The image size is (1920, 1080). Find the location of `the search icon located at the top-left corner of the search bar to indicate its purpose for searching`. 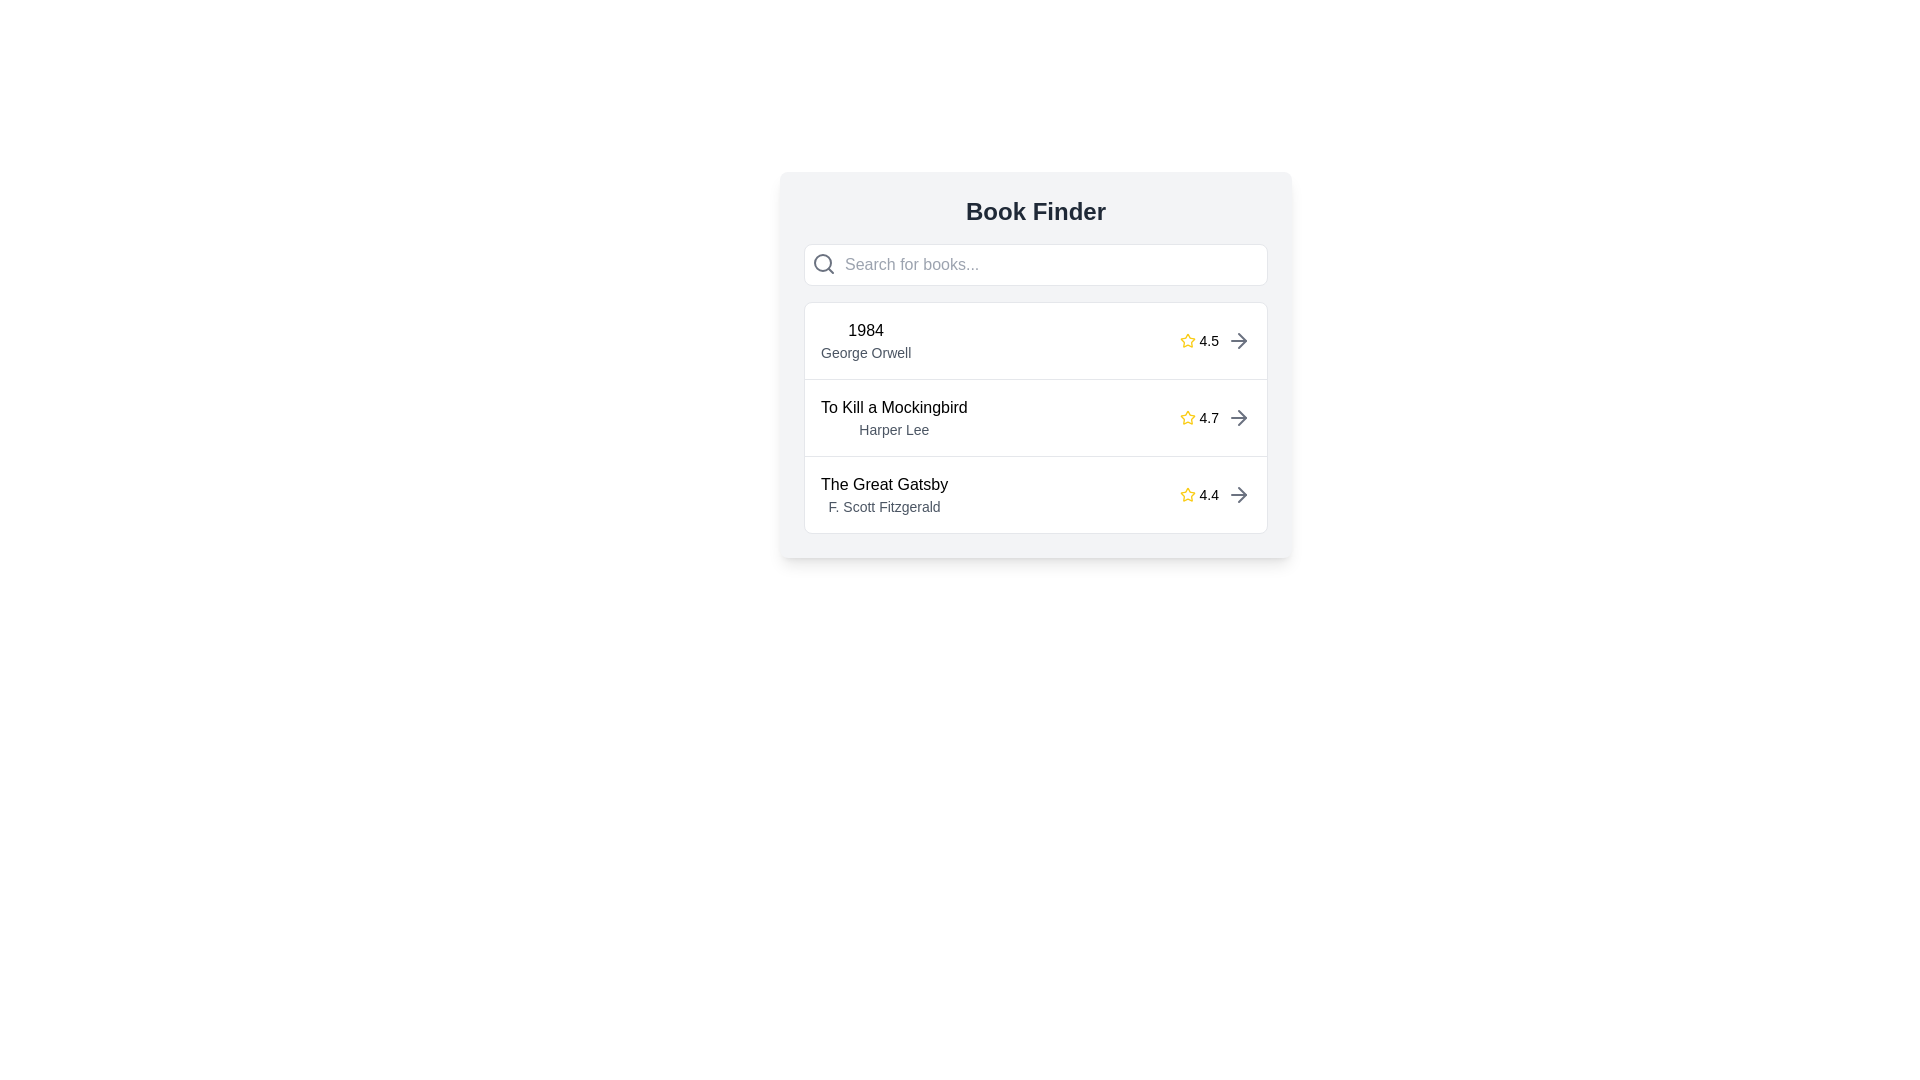

the search icon located at the top-left corner of the search bar to indicate its purpose for searching is located at coordinates (824, 262).